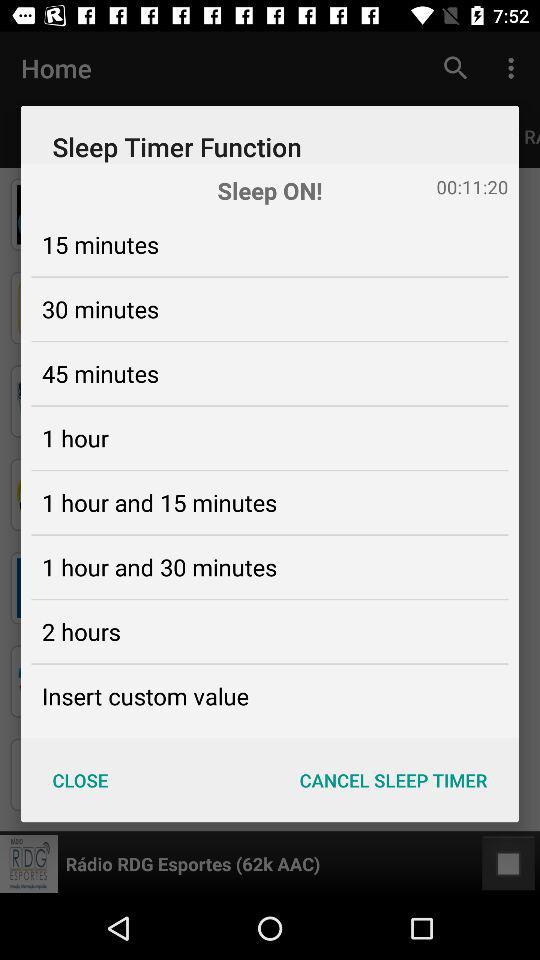 Image resolution: width=540 pixels, height=960 pixels. Describe the element at coordinates (144, 696) in the screenshot. I see `icon above close` at that location.